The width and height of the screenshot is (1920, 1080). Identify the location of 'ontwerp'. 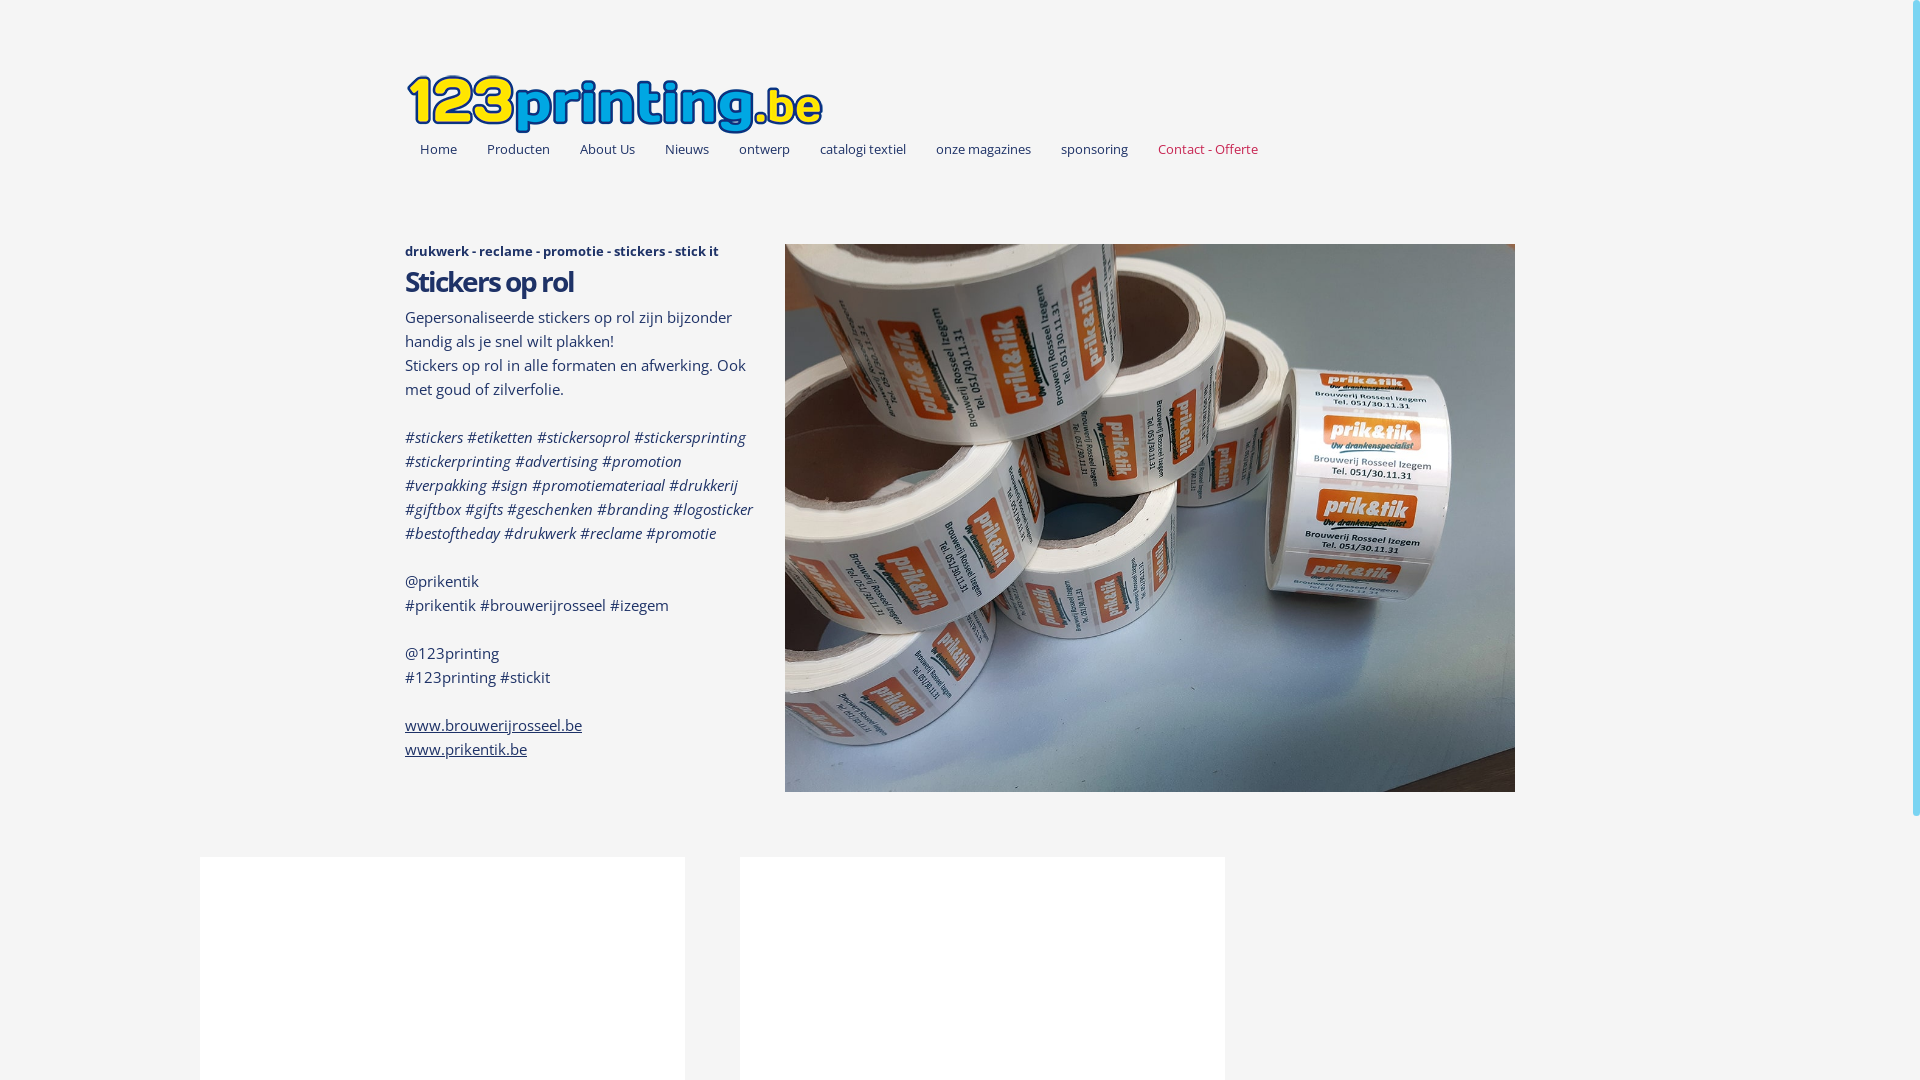
(723, 149).